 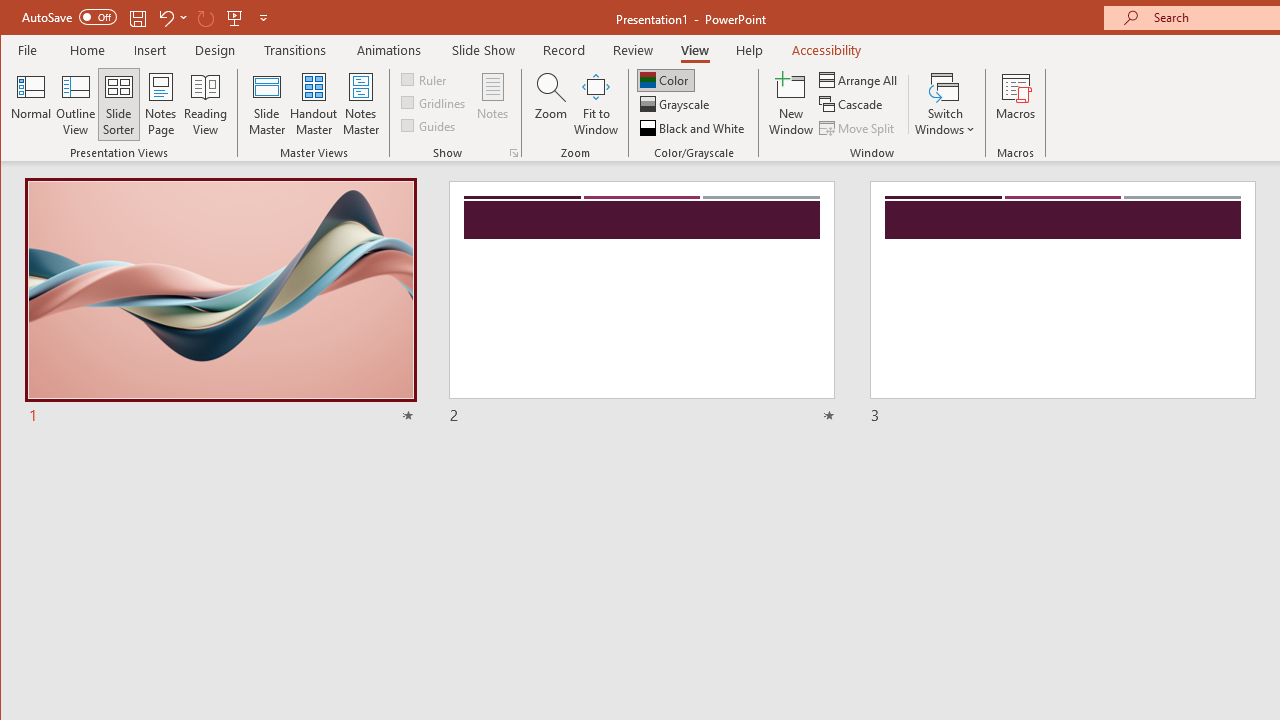 What do you see at coordinates (860, 79) in the screenshot?
I see `'Arrange All'` at bounding box center [860, 79].